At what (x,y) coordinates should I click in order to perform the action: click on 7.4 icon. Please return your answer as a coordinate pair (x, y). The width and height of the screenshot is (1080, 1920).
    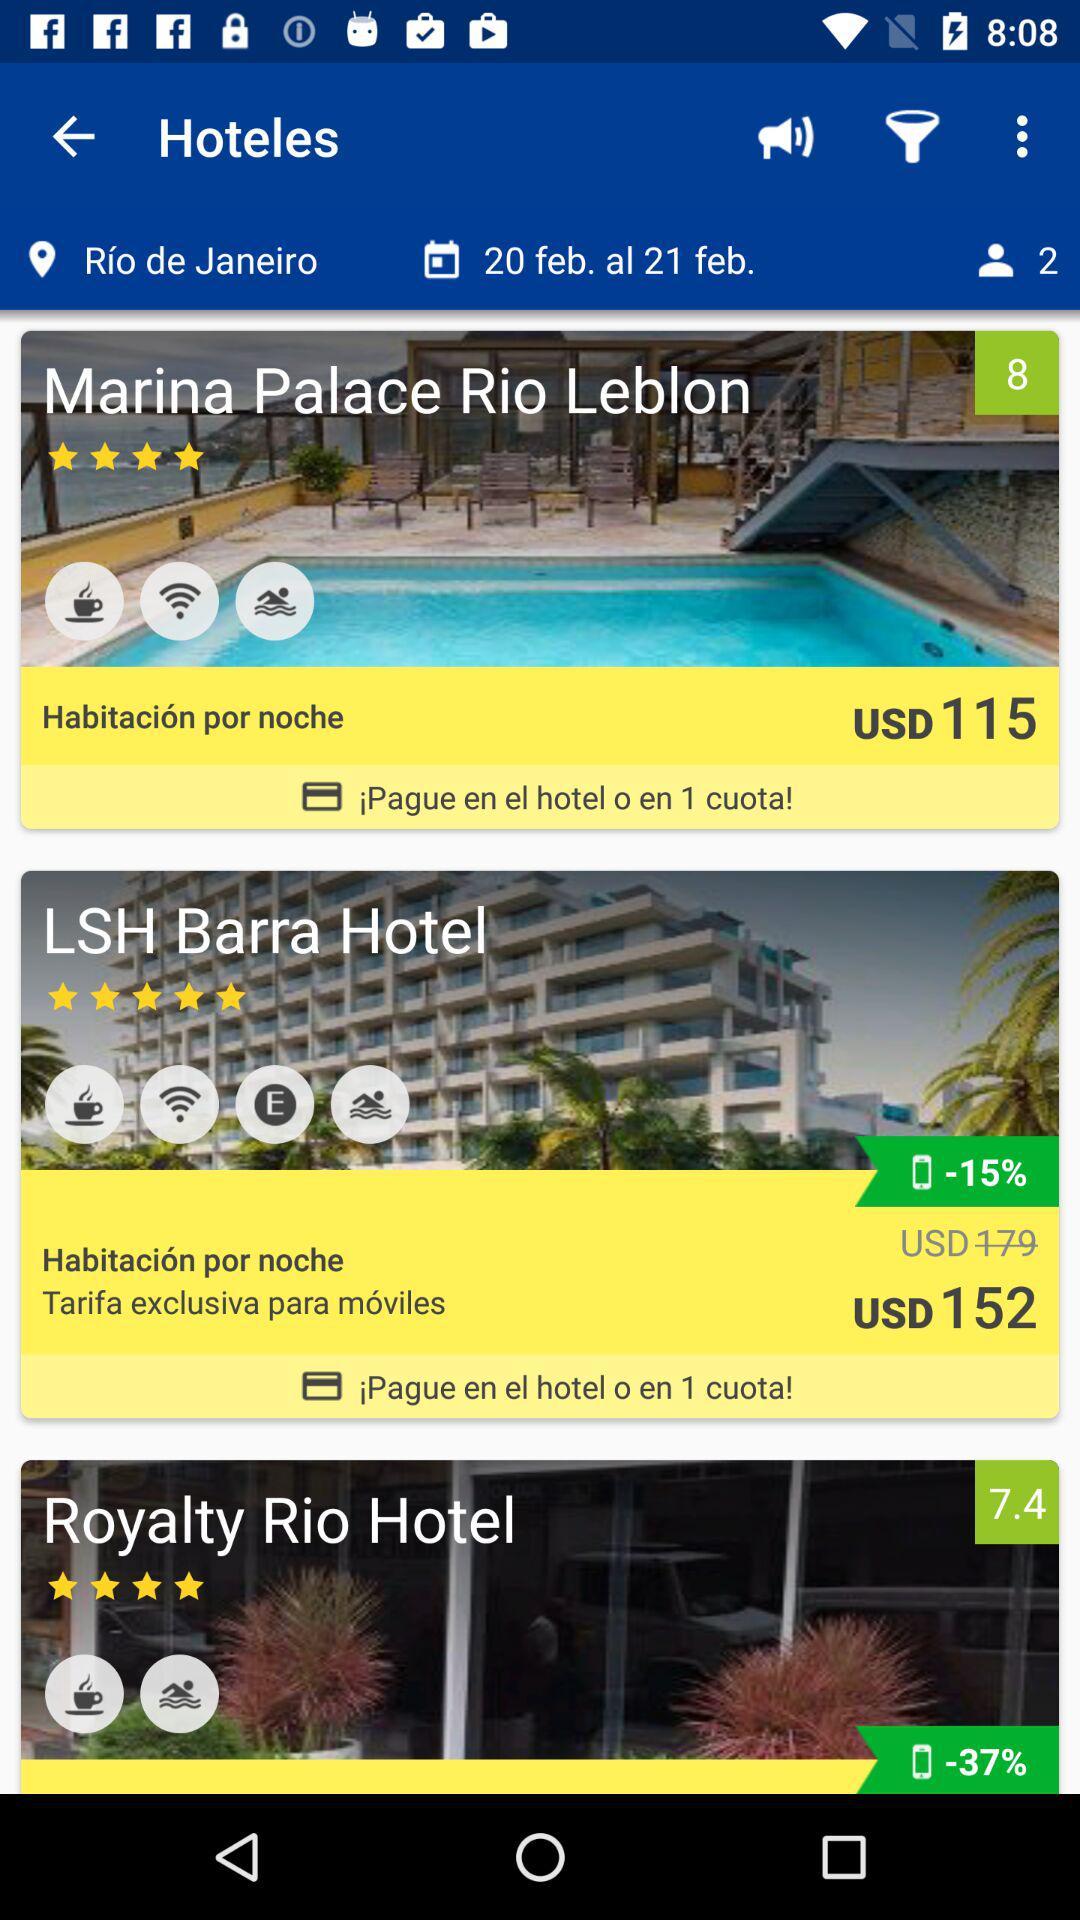
    Looking at the image, I should click on (1017, 1502).